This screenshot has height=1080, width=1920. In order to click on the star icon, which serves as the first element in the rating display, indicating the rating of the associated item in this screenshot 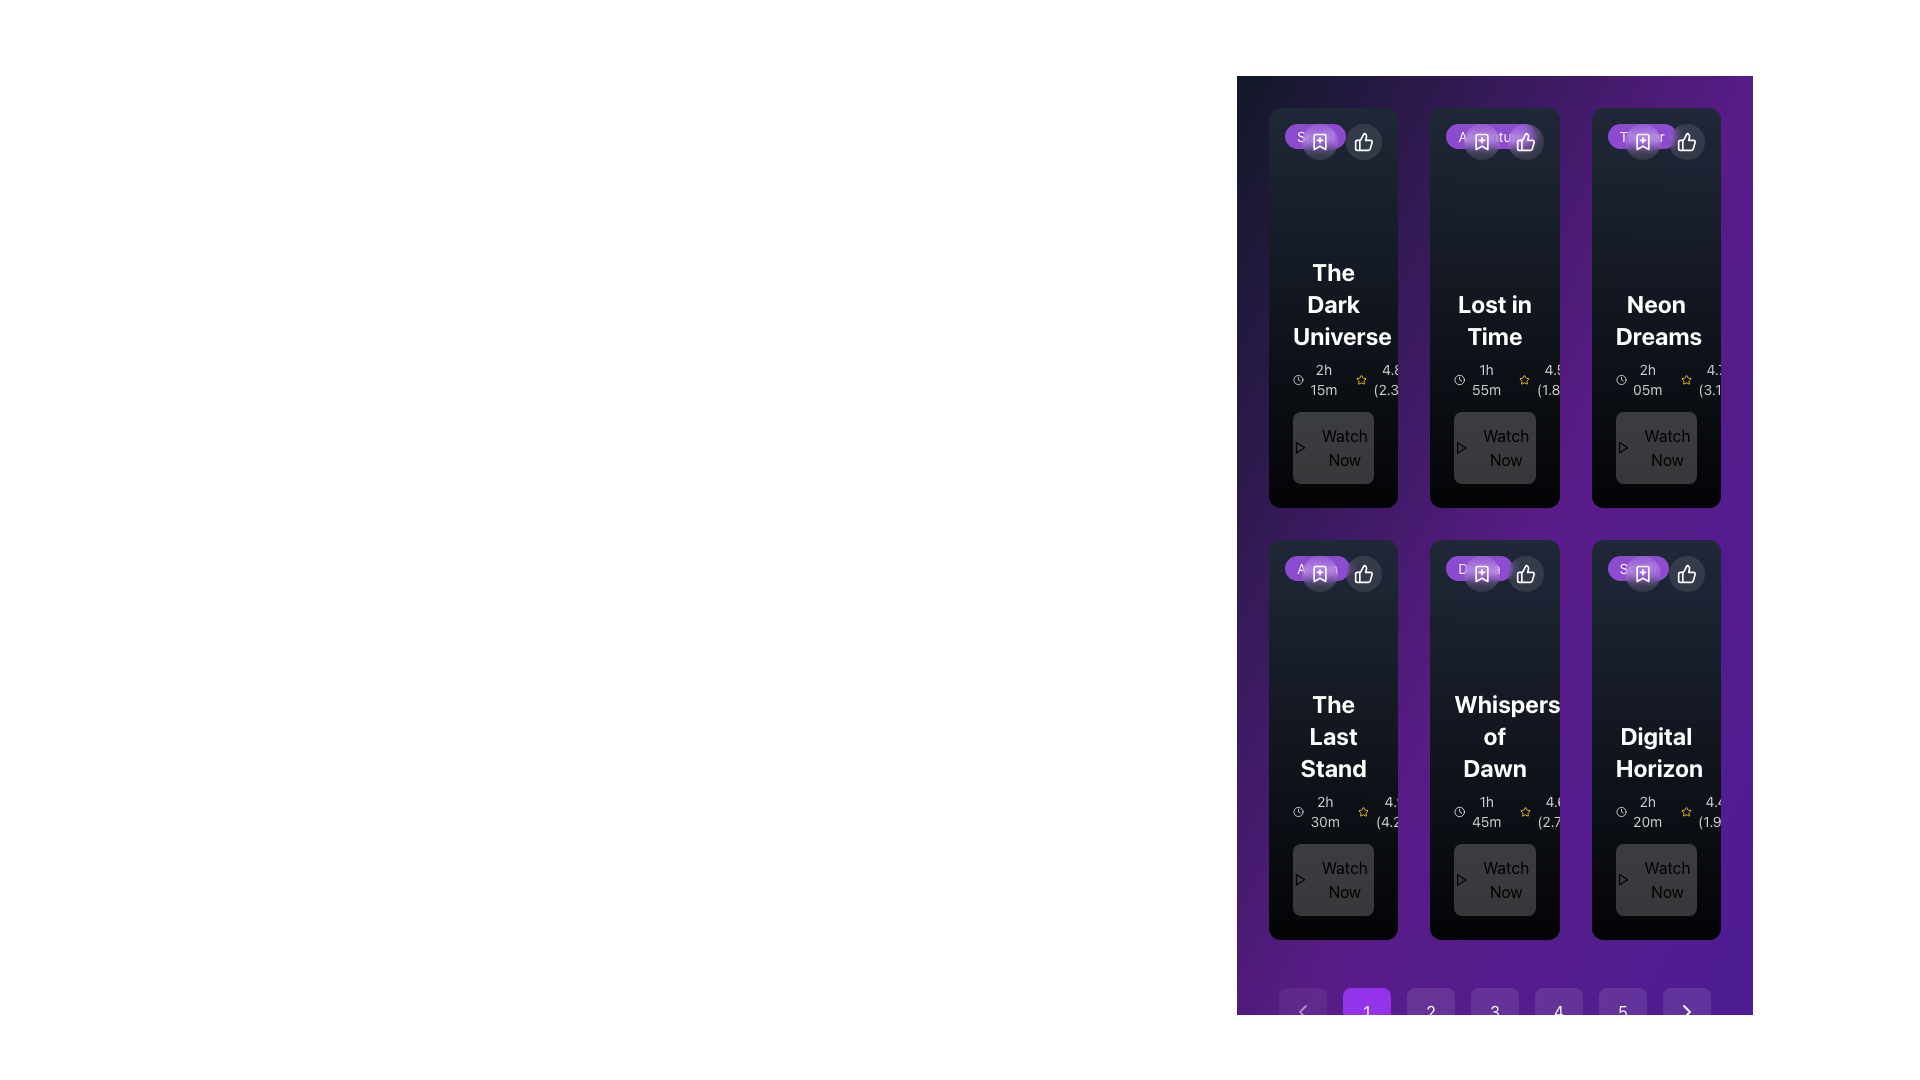, I will do `click(1362, 812)`.